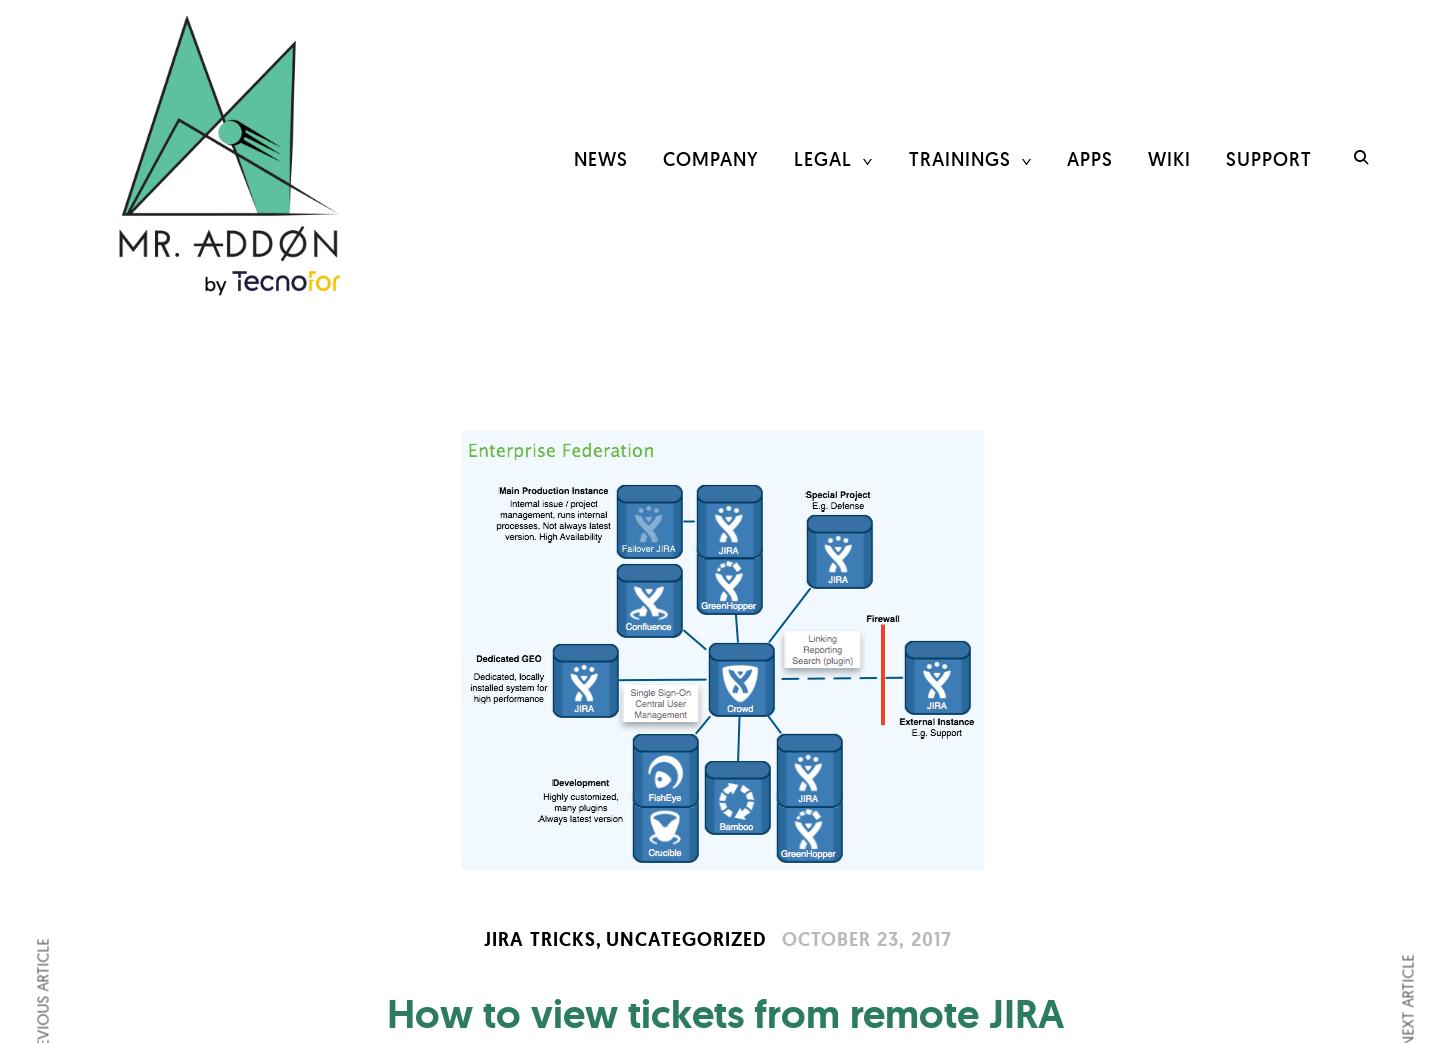 The height and width of the screenshot is (1043, 1450). What do you see at coordinates (709, 157) in the screenshot?
I see `'COMPANY'` at bounding box center [709, 157].